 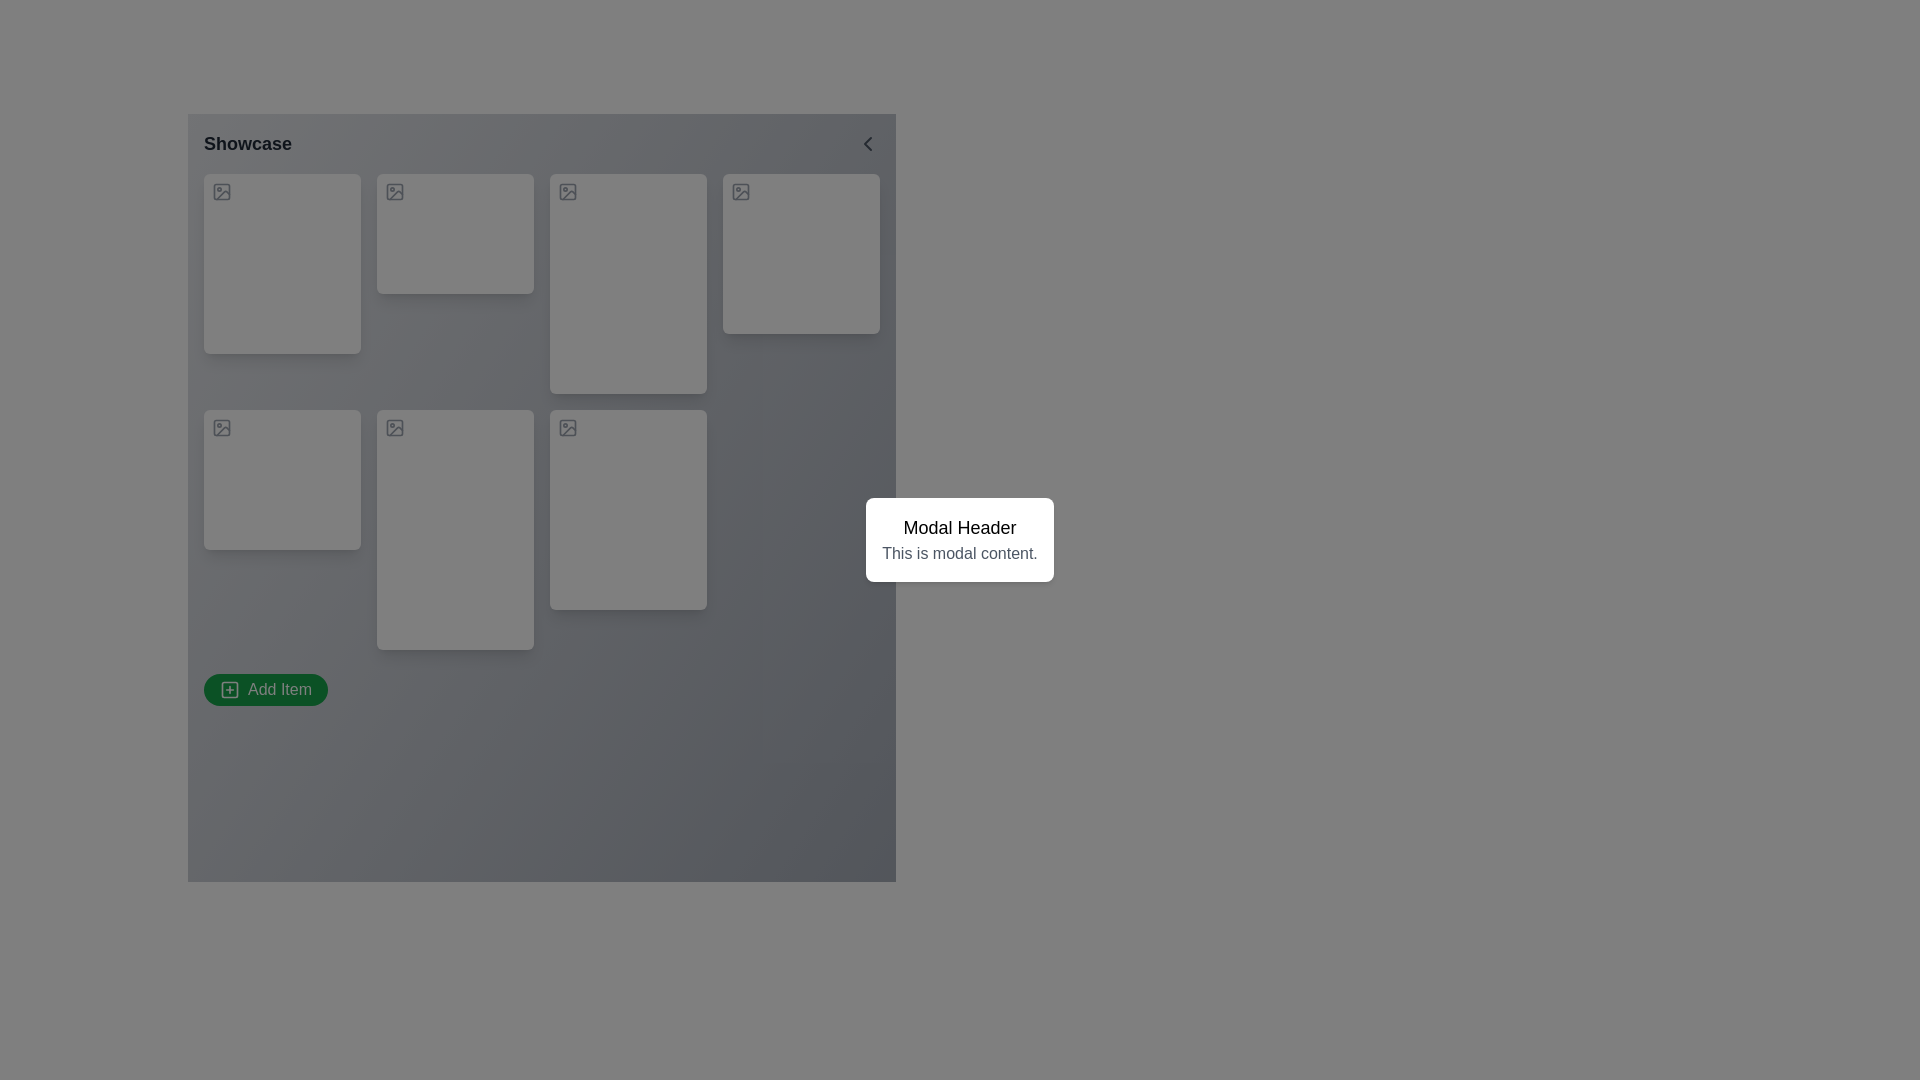 I want to click on the image placeholder icon located in the second row, third column of the 3x2 grid layout, so click(x=566, y=427).